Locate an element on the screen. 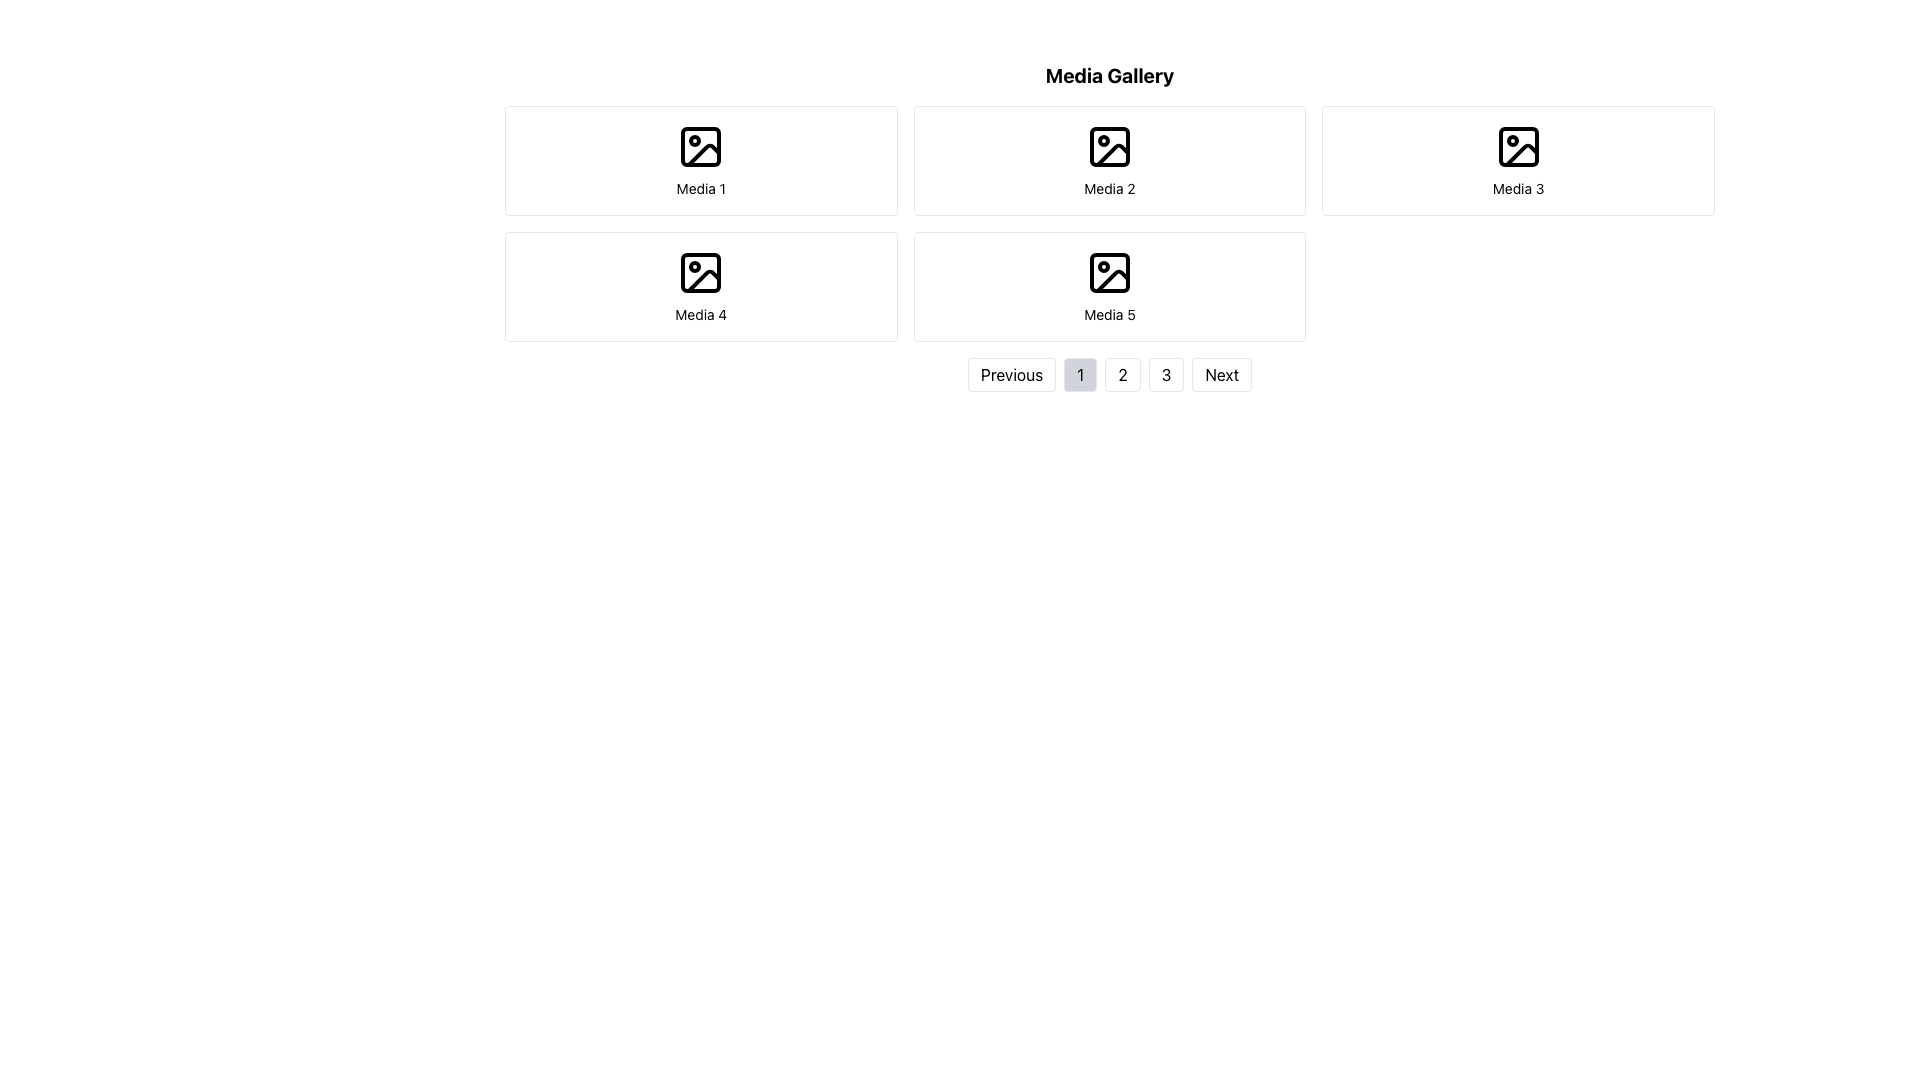  the pagination button representing page 1, located between the 'Previous' button and button '2' is located at coordinates (1079, 374).